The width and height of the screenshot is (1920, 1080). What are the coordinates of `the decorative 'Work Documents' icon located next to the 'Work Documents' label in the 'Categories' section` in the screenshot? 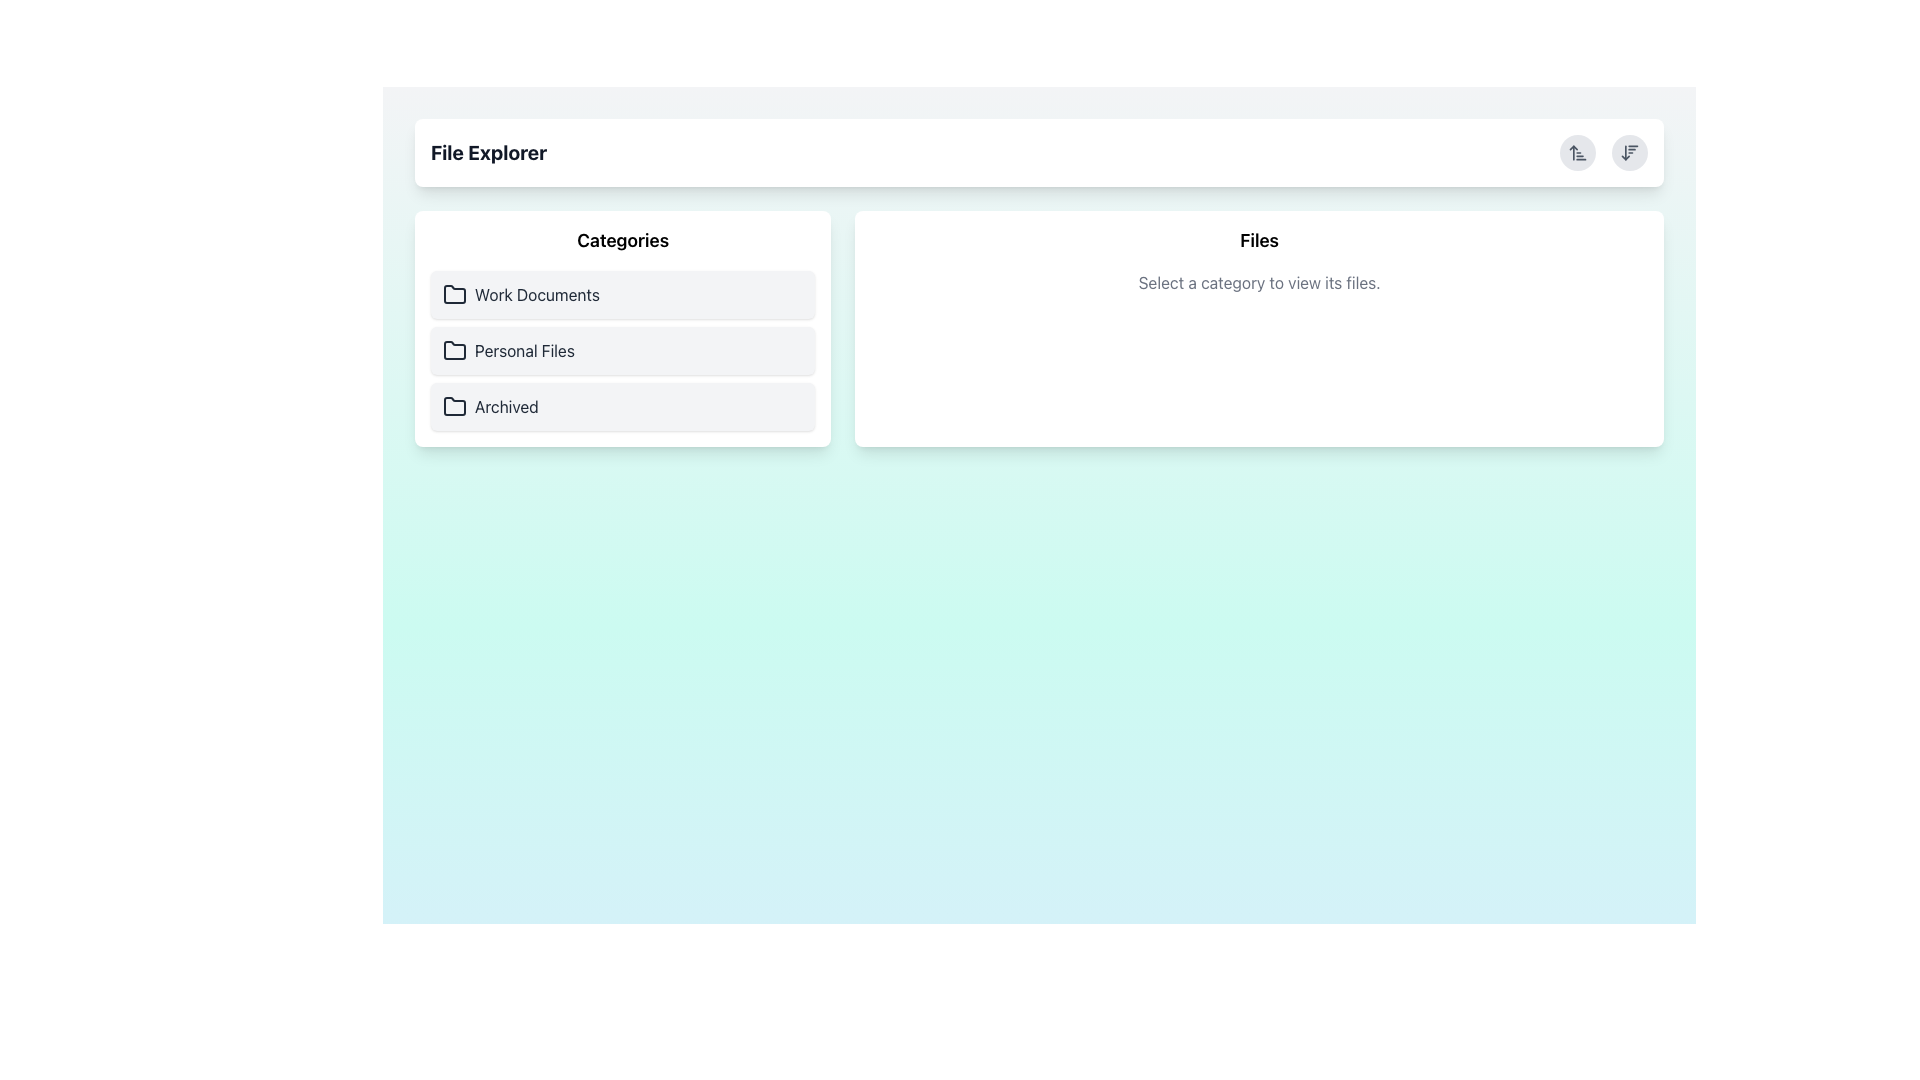 It's located at (454, 294).